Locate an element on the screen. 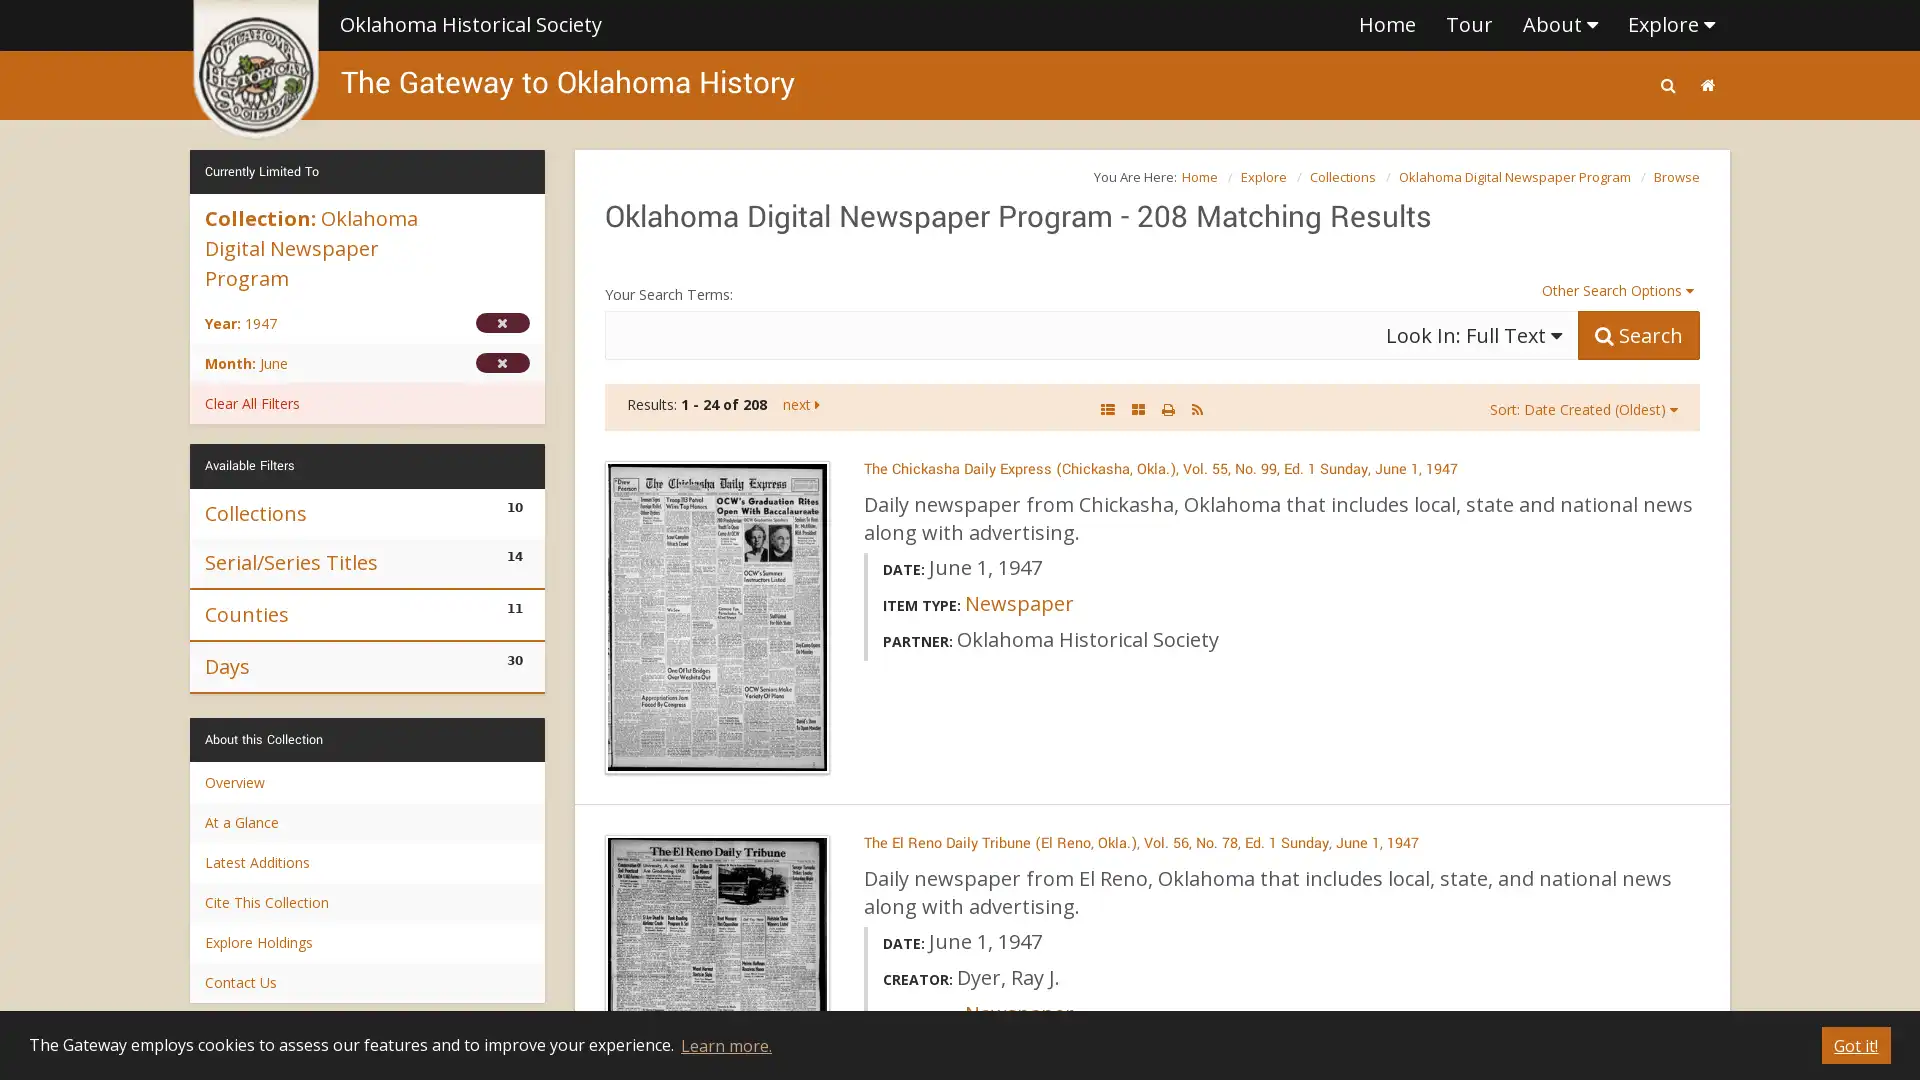 Image resolution: width=1920 pixels, height=1080 pixels. Submit Search Query is located at coordinates (1638, 333).